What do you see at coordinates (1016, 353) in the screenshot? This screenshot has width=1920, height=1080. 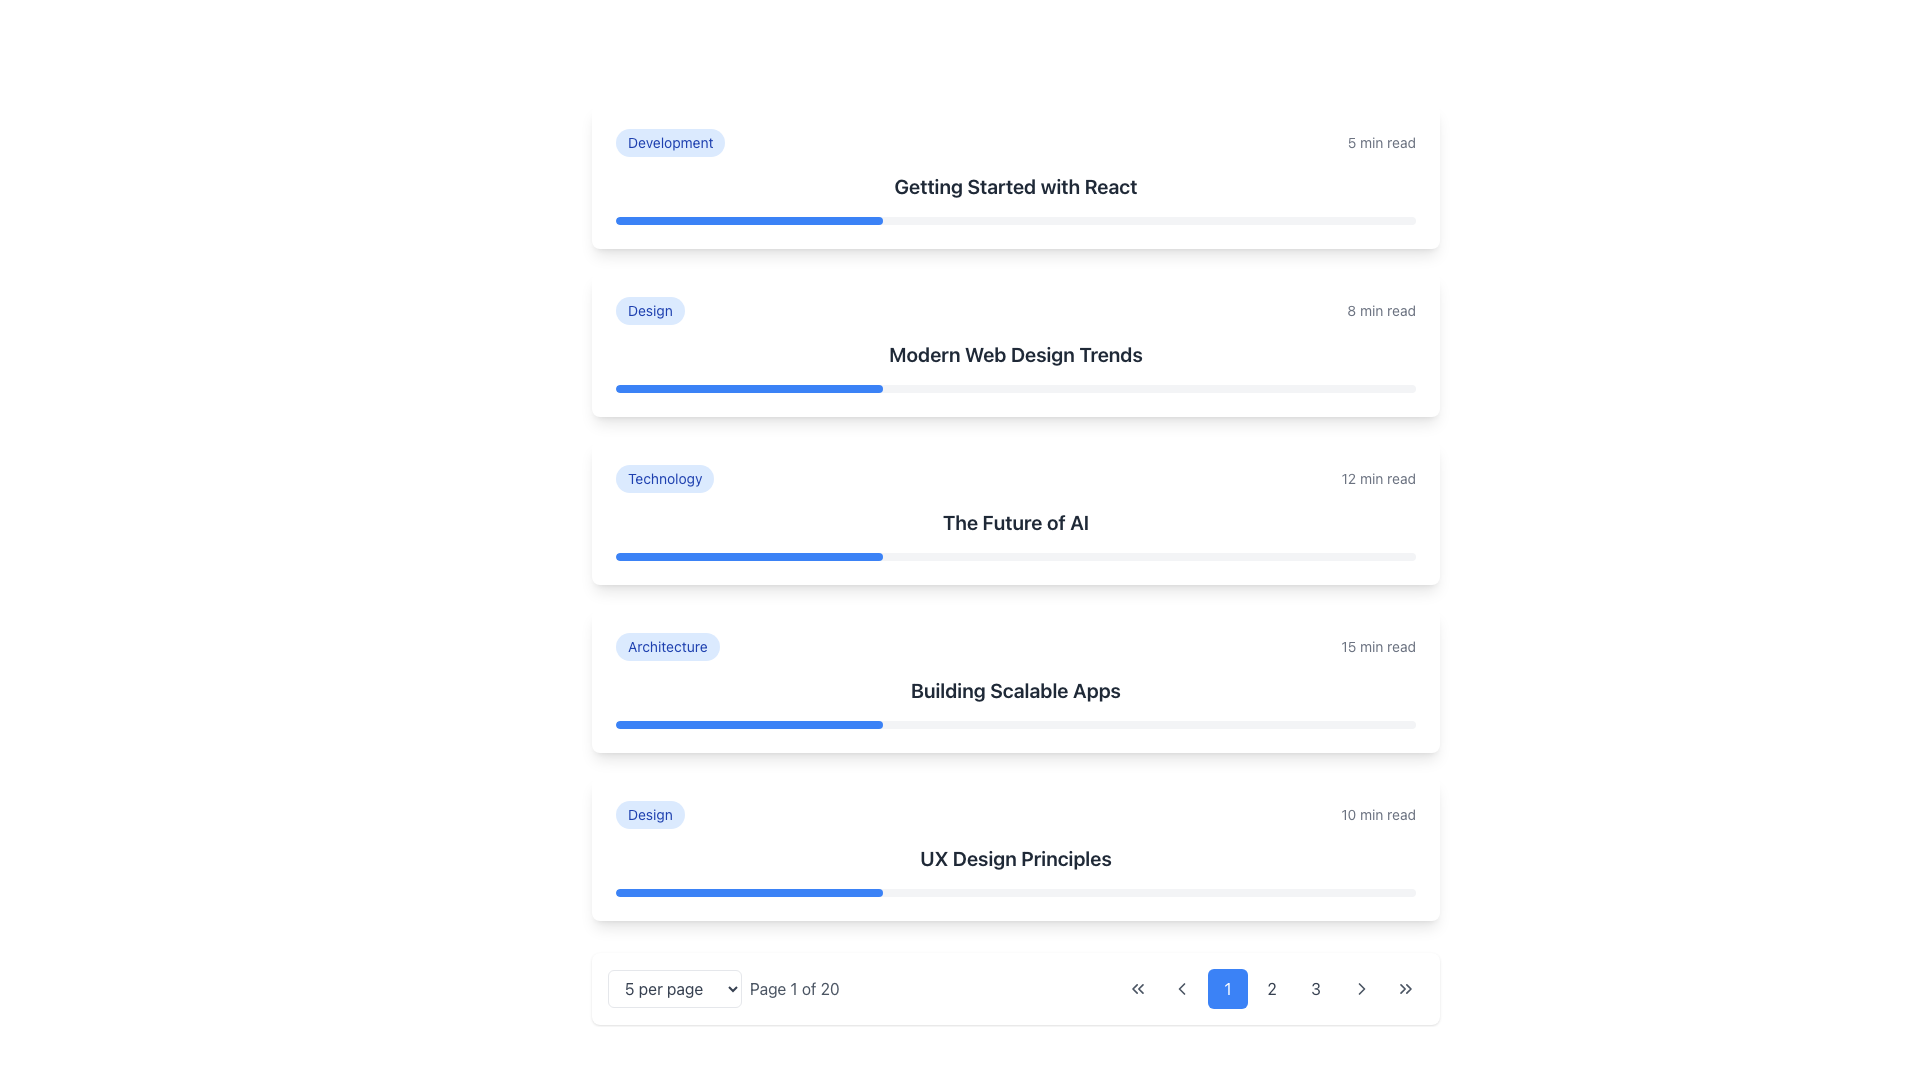 I see `the main title text block displaying 'Modern Web Design Trends'` at bounding box center [1016, 353].